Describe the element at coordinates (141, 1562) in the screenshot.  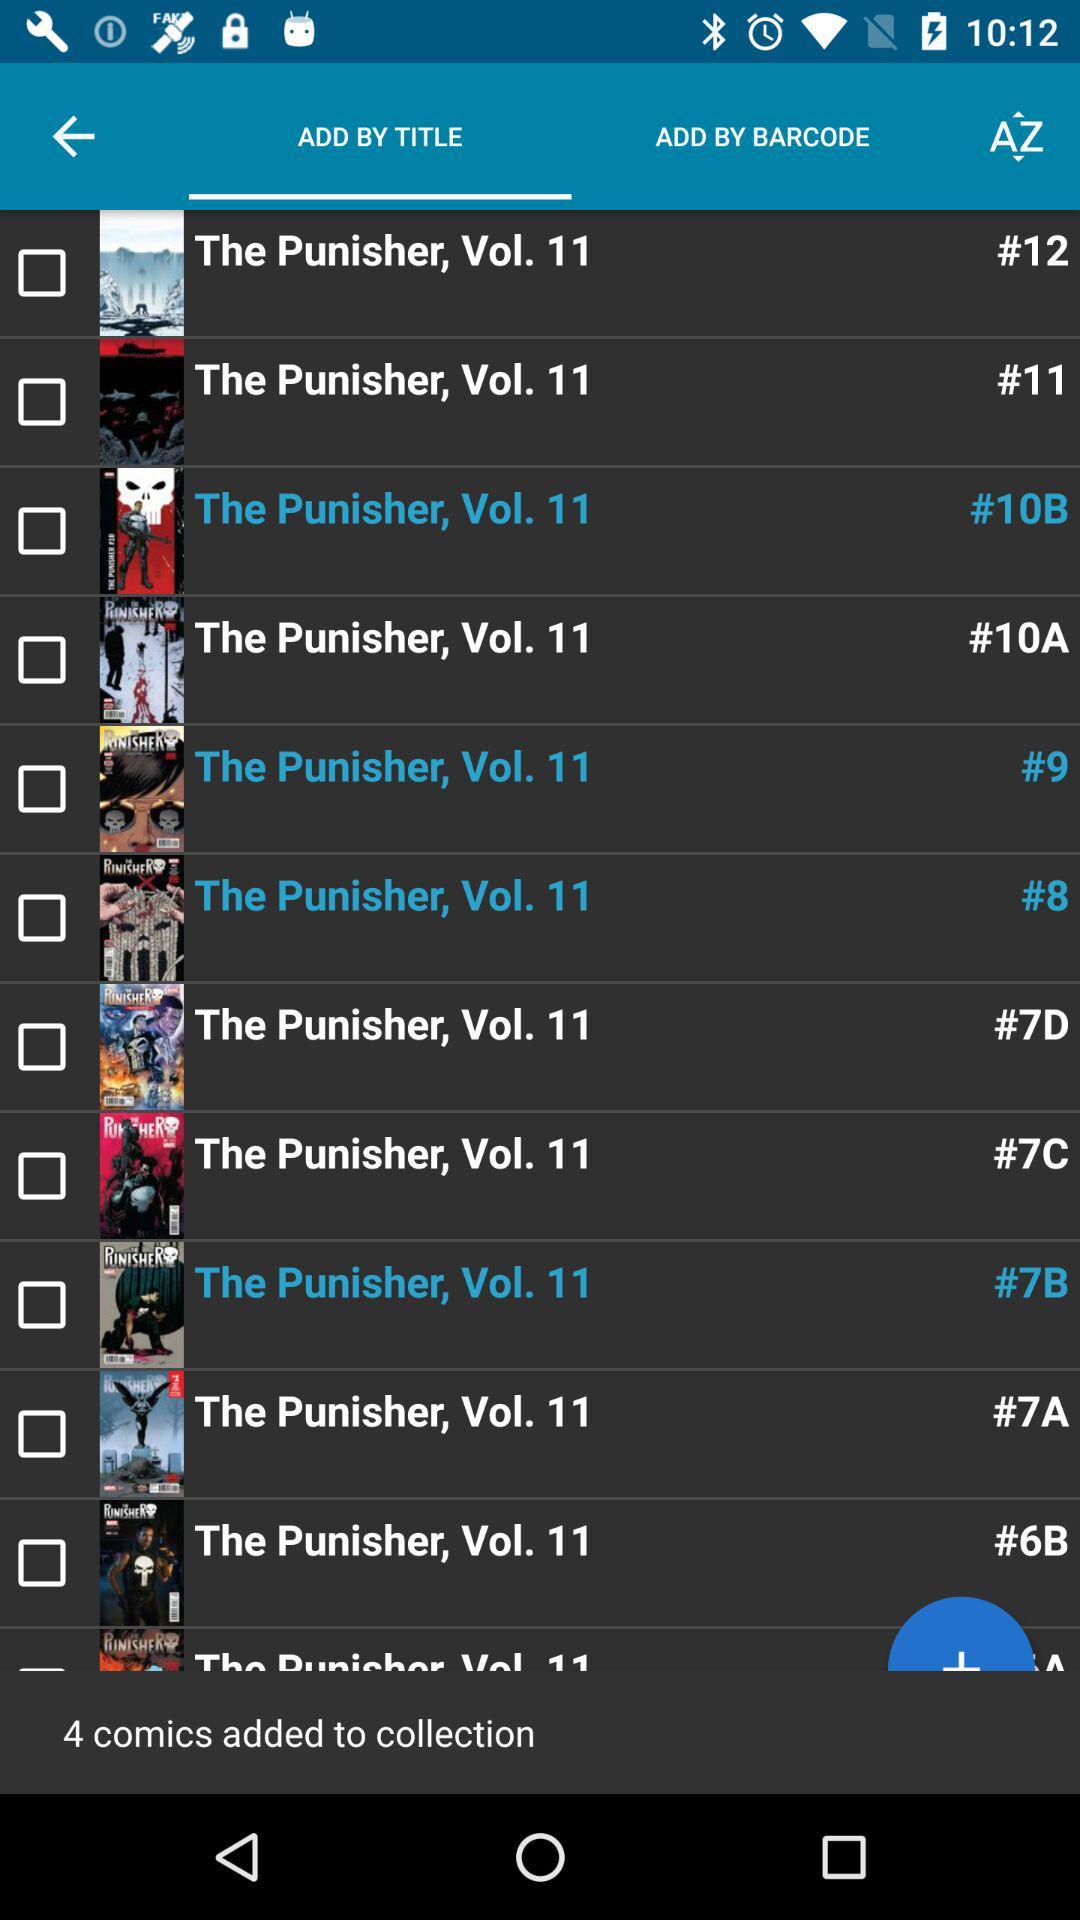
I see `the image which is on the left side of 6b` at that location.